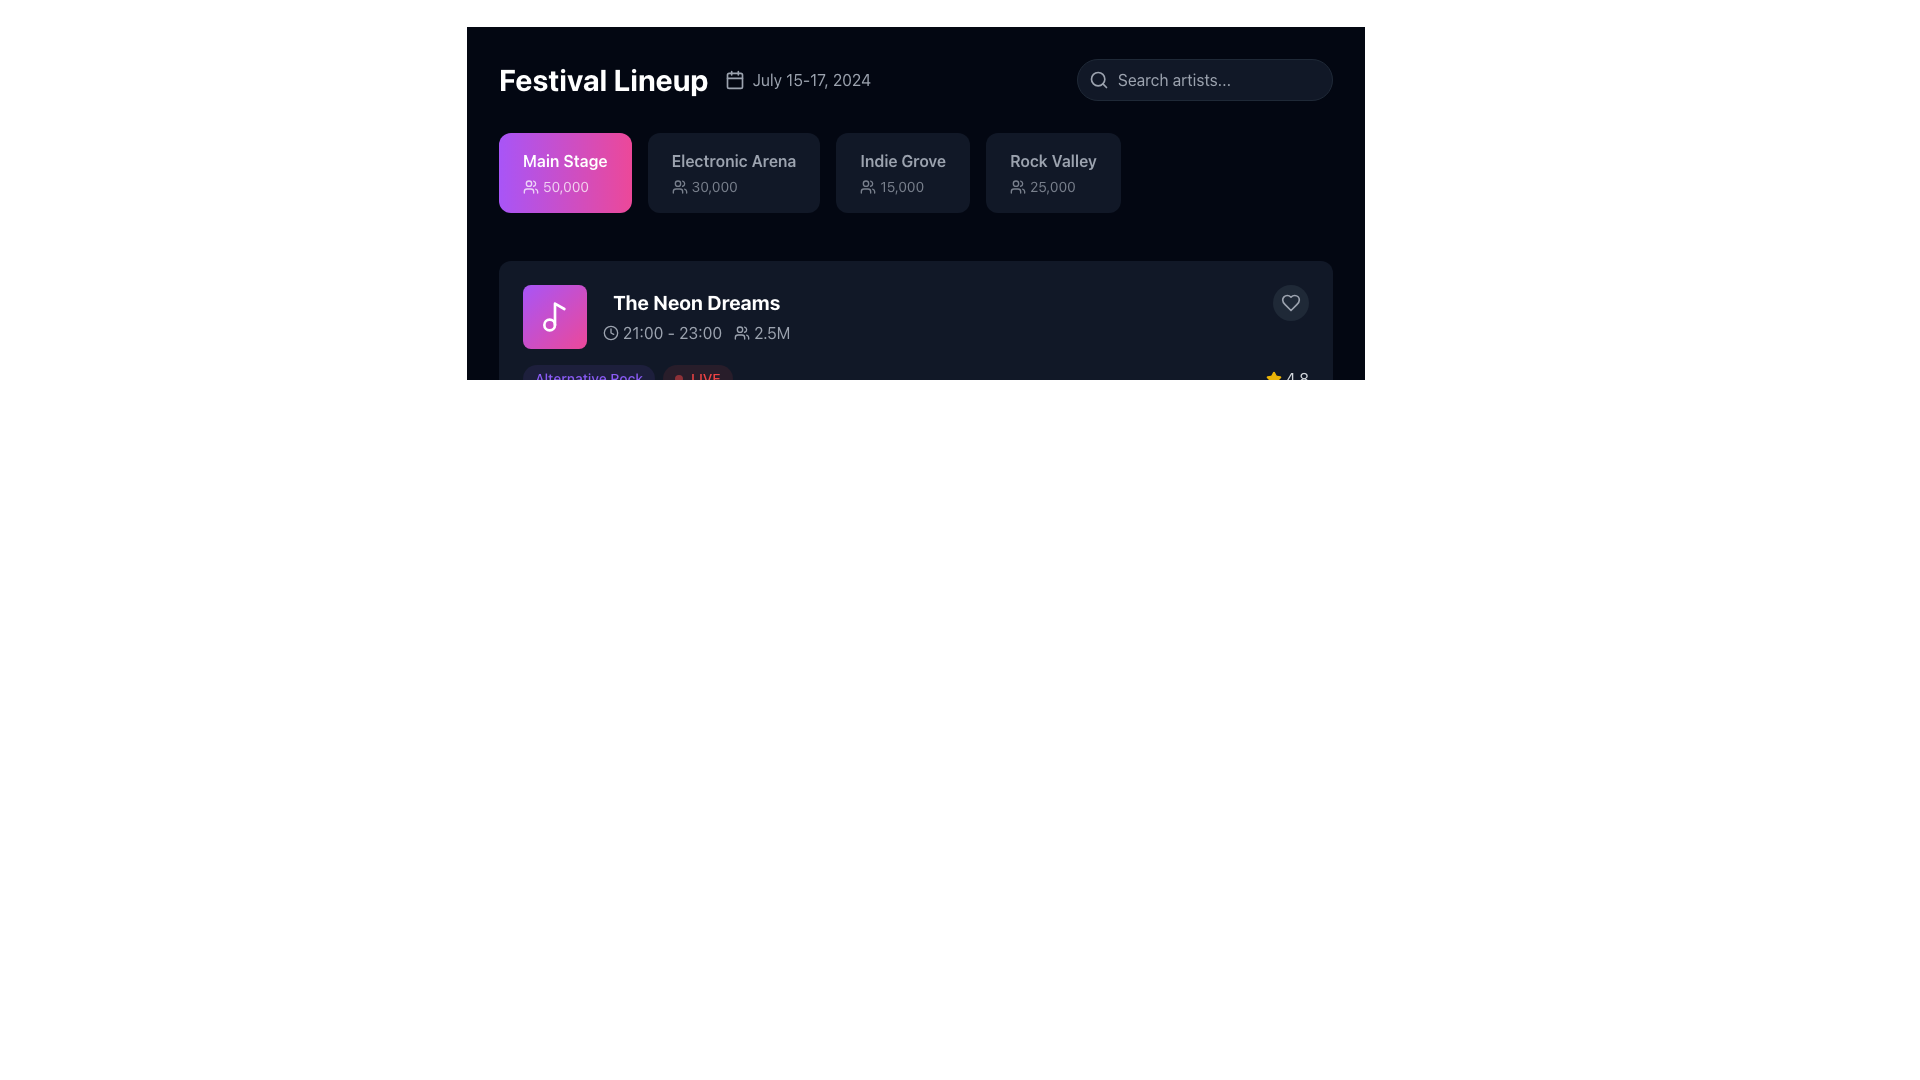 This screenshot has height=1080, width=1920. I want to click on the Text label that presents the name of a specific venue or event category, located third from the left in a horizontal group of four elements, aligned centrally in the second row of the layout, so click(902, 160).